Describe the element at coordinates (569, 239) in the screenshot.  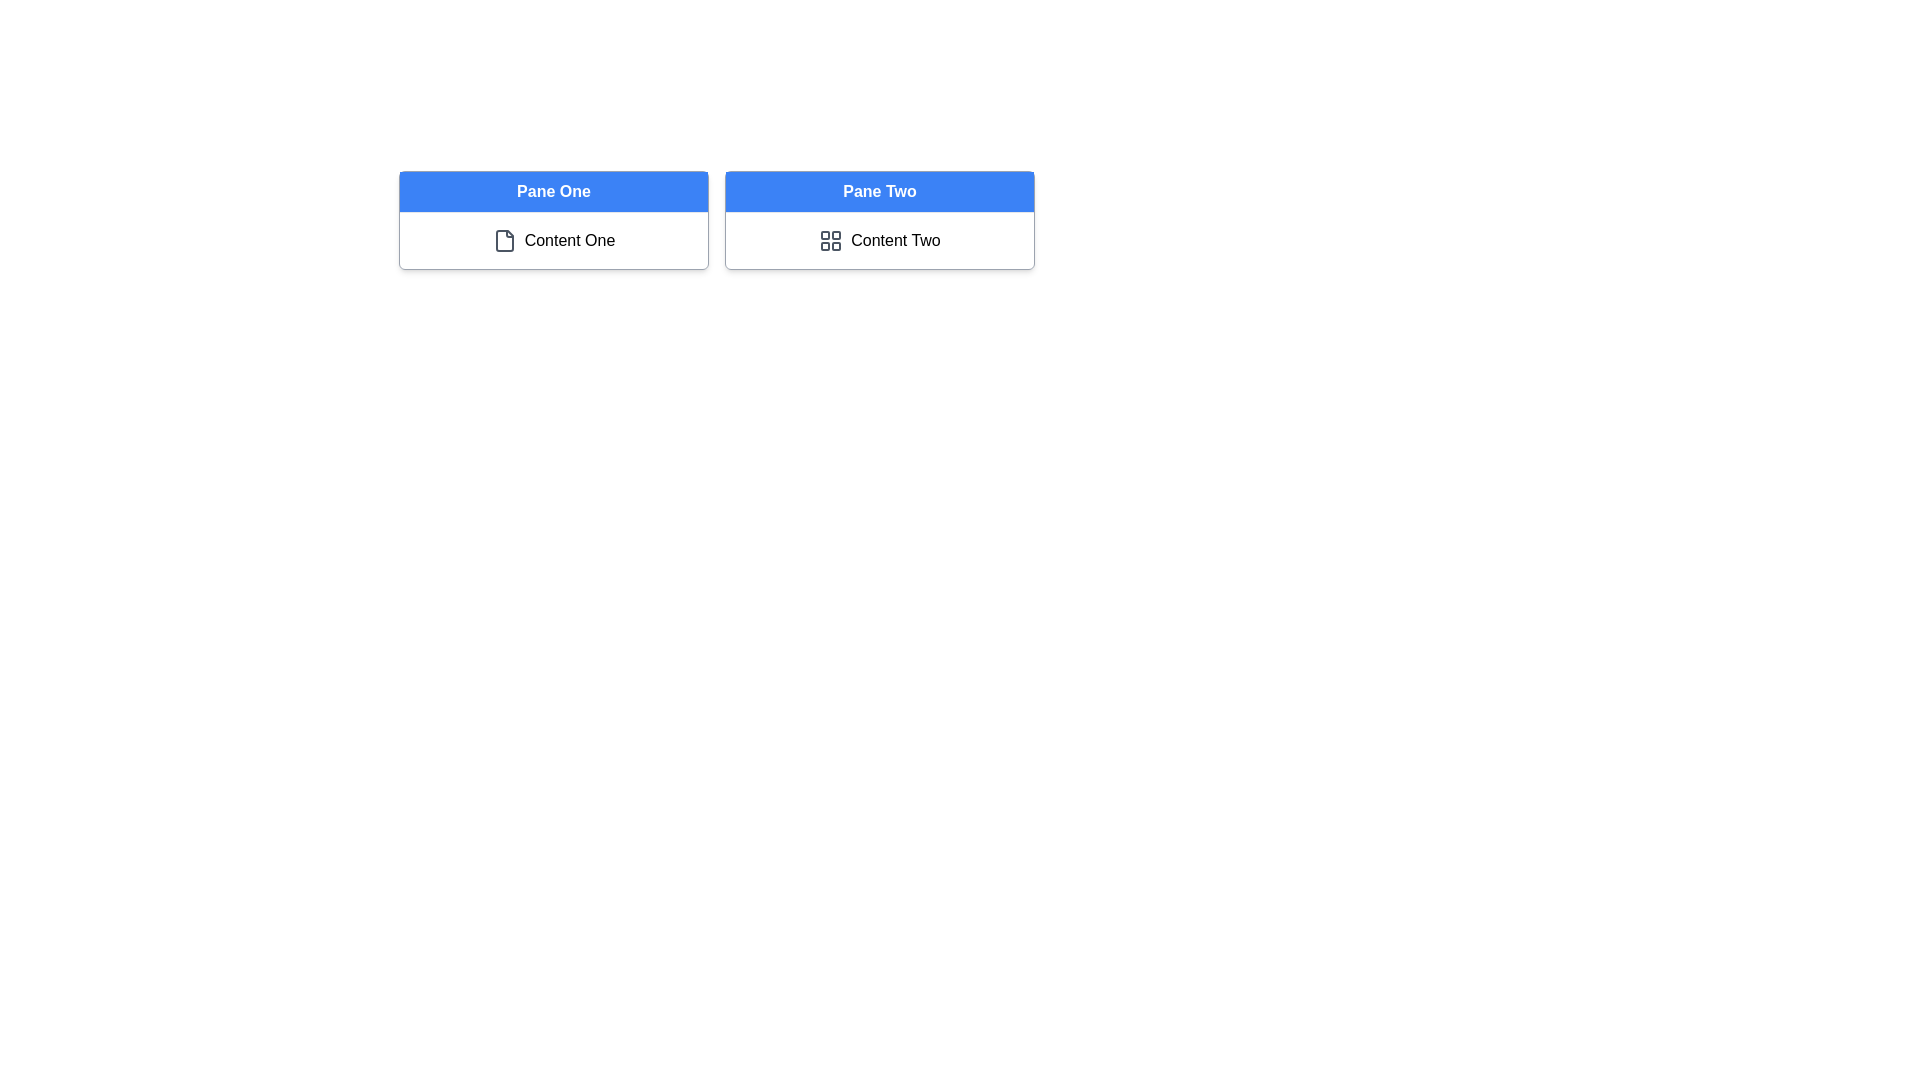
I see `the Text Label displaying 'Content One' located under the 'Pane One' section` at that location.